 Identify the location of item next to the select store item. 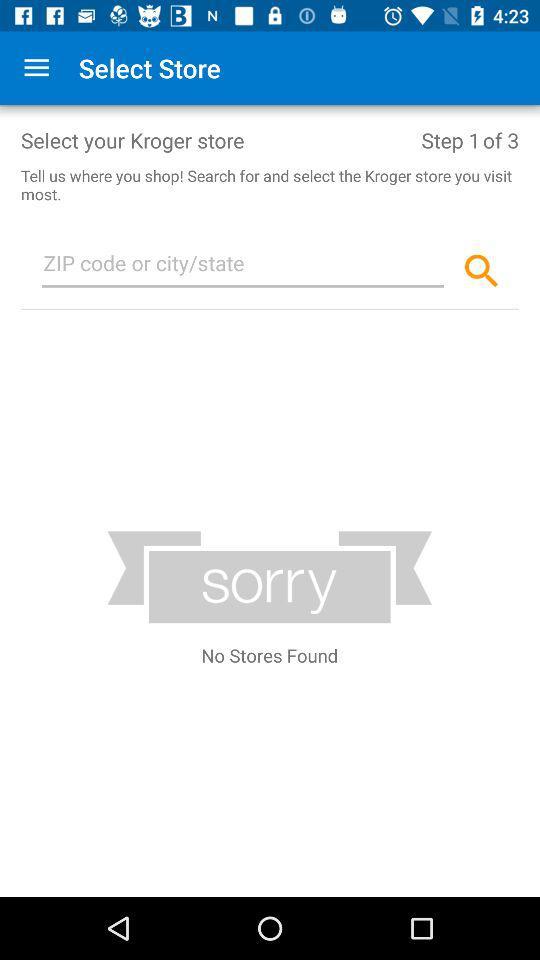
(36, 68).